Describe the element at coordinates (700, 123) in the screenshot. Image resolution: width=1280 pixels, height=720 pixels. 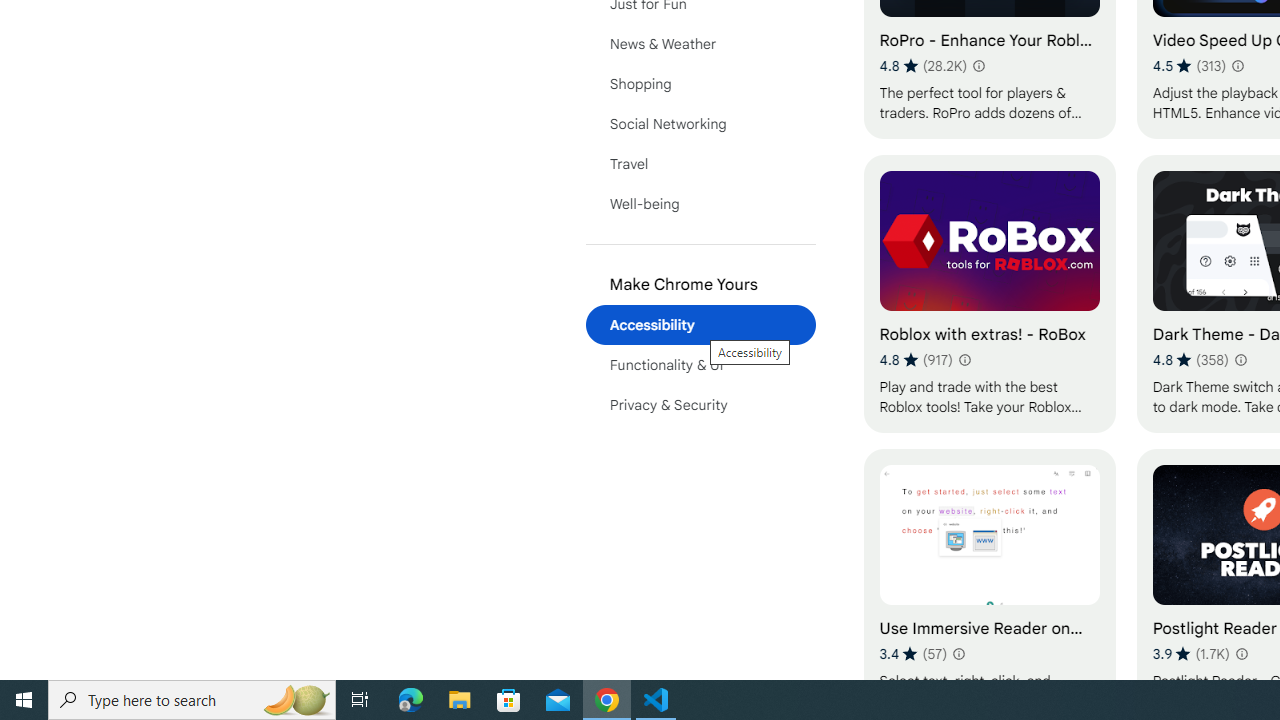
I see `'Social Networking'` at that location.